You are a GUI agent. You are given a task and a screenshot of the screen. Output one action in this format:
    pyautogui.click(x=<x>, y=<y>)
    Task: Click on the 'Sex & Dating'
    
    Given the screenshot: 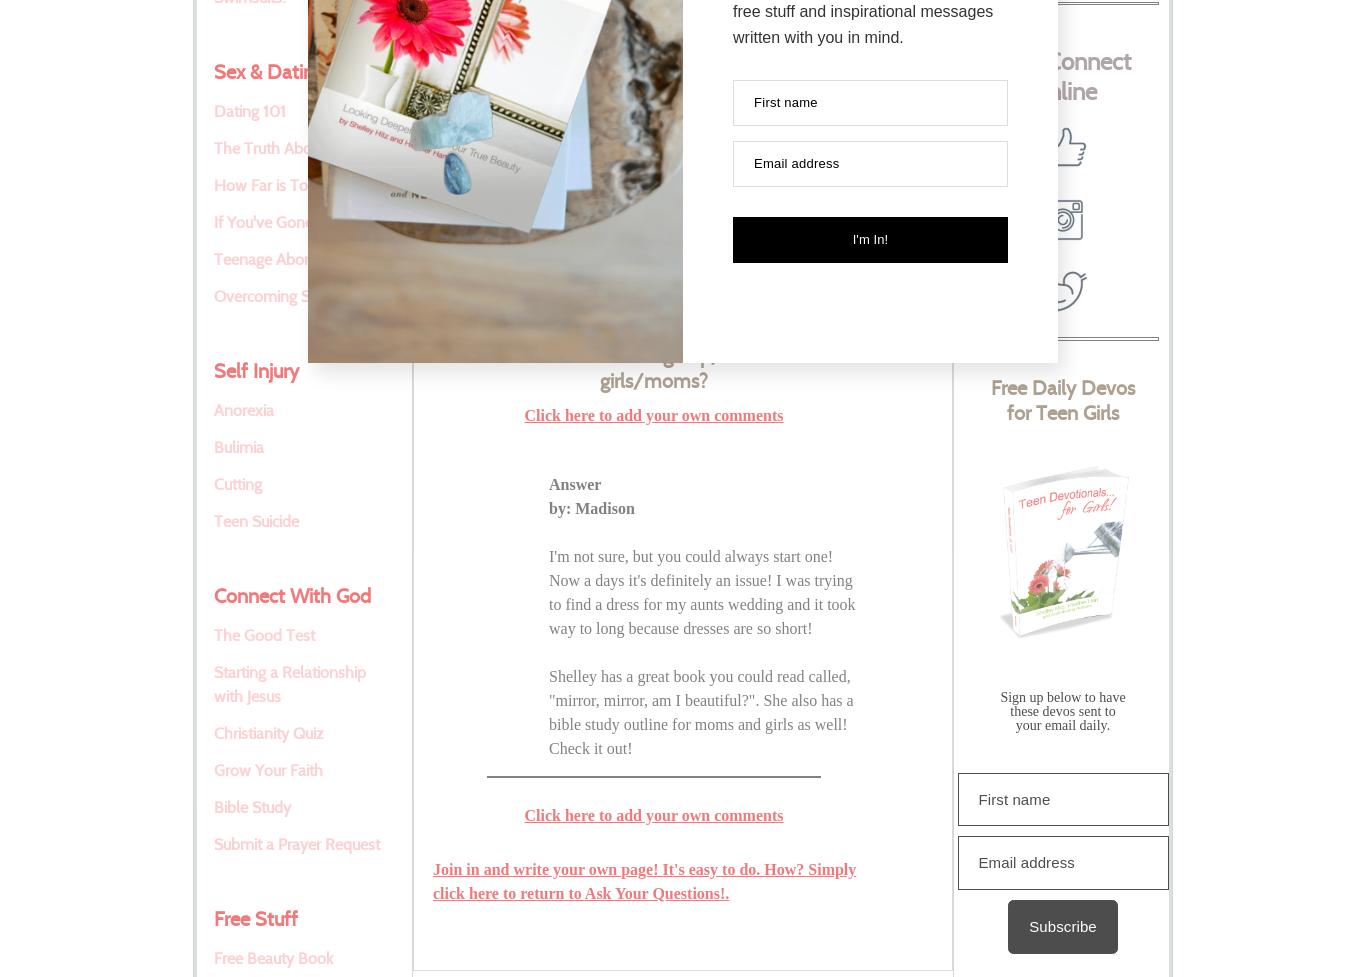 What is the action you would take?
    pyautogui.click(x=268, y=72)
    